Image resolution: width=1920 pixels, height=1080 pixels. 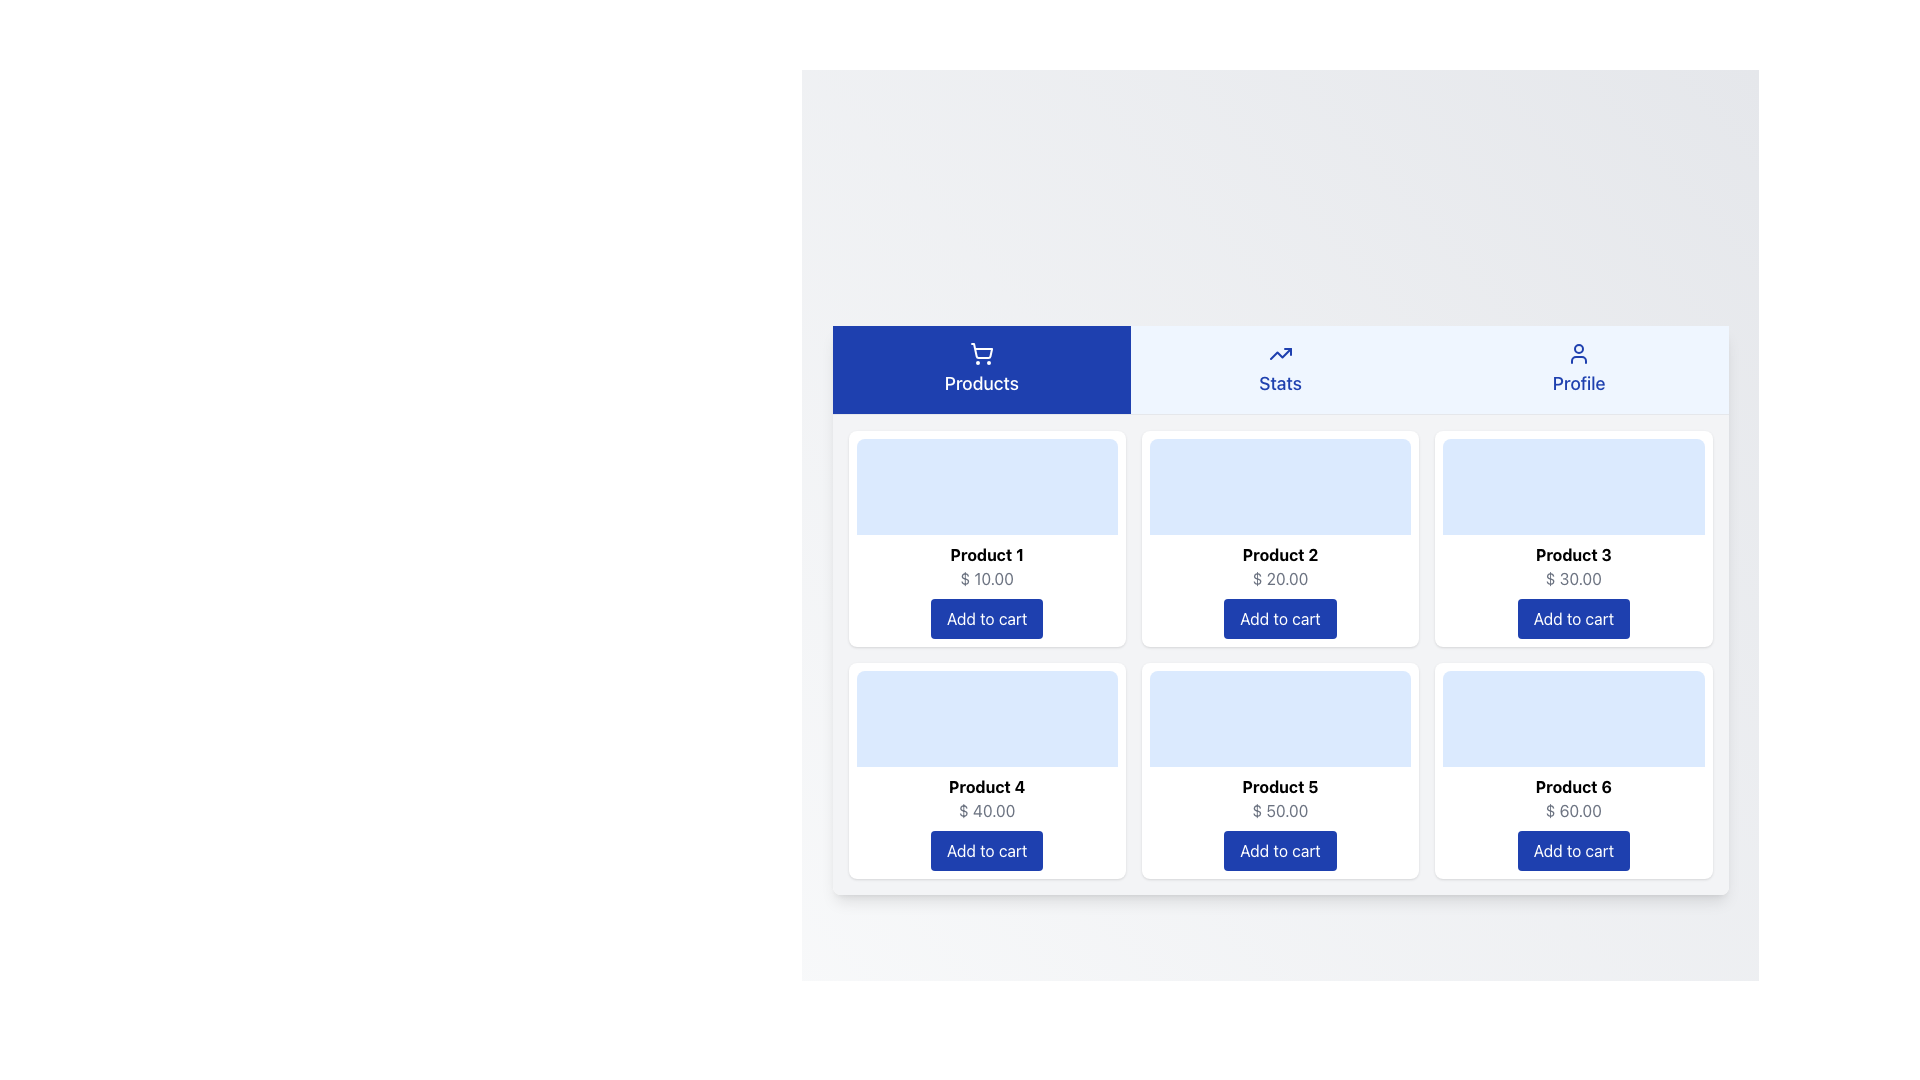 I want to click on product details for the 'Product 1' card, which has an 'Add to cart' button and is located at the top-left corner of the grid, so click(x=987, y=537).